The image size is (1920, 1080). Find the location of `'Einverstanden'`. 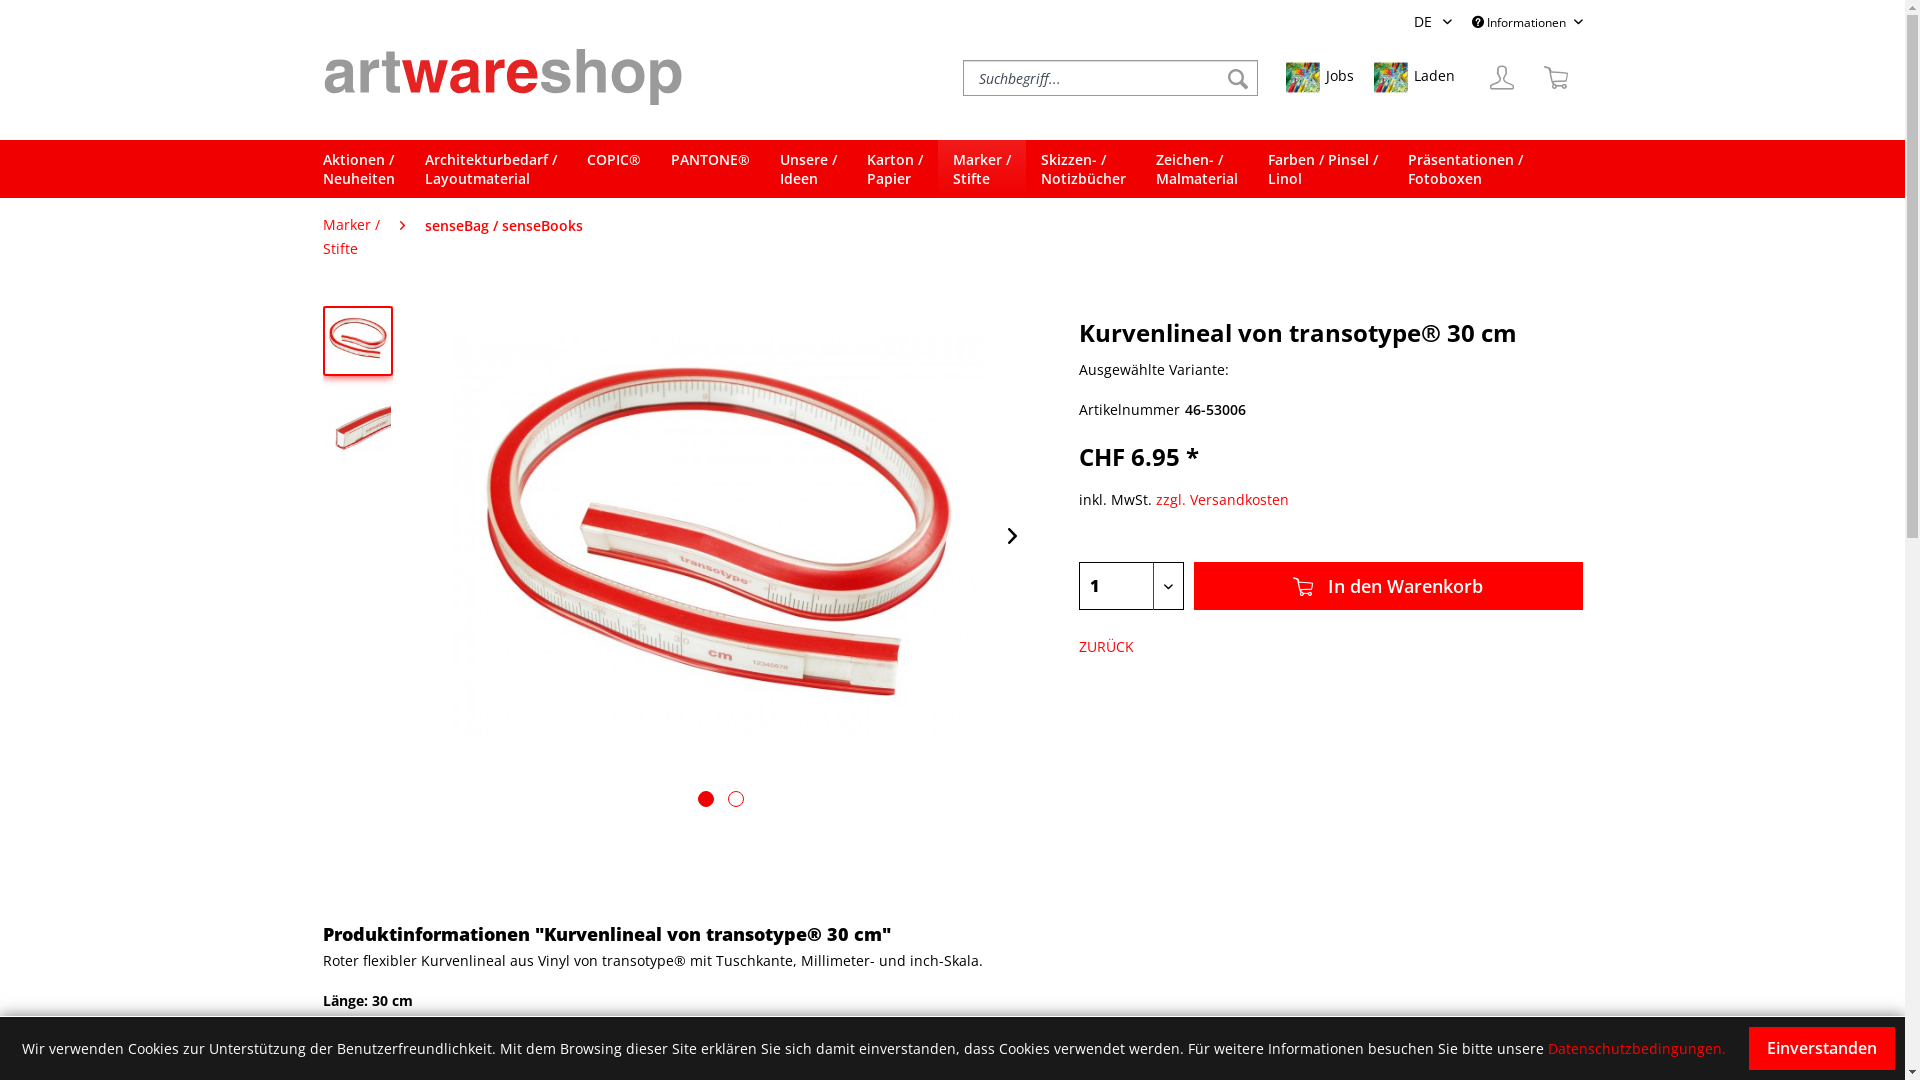

'Einverstanden' is located at coordinates (1747, 1047).